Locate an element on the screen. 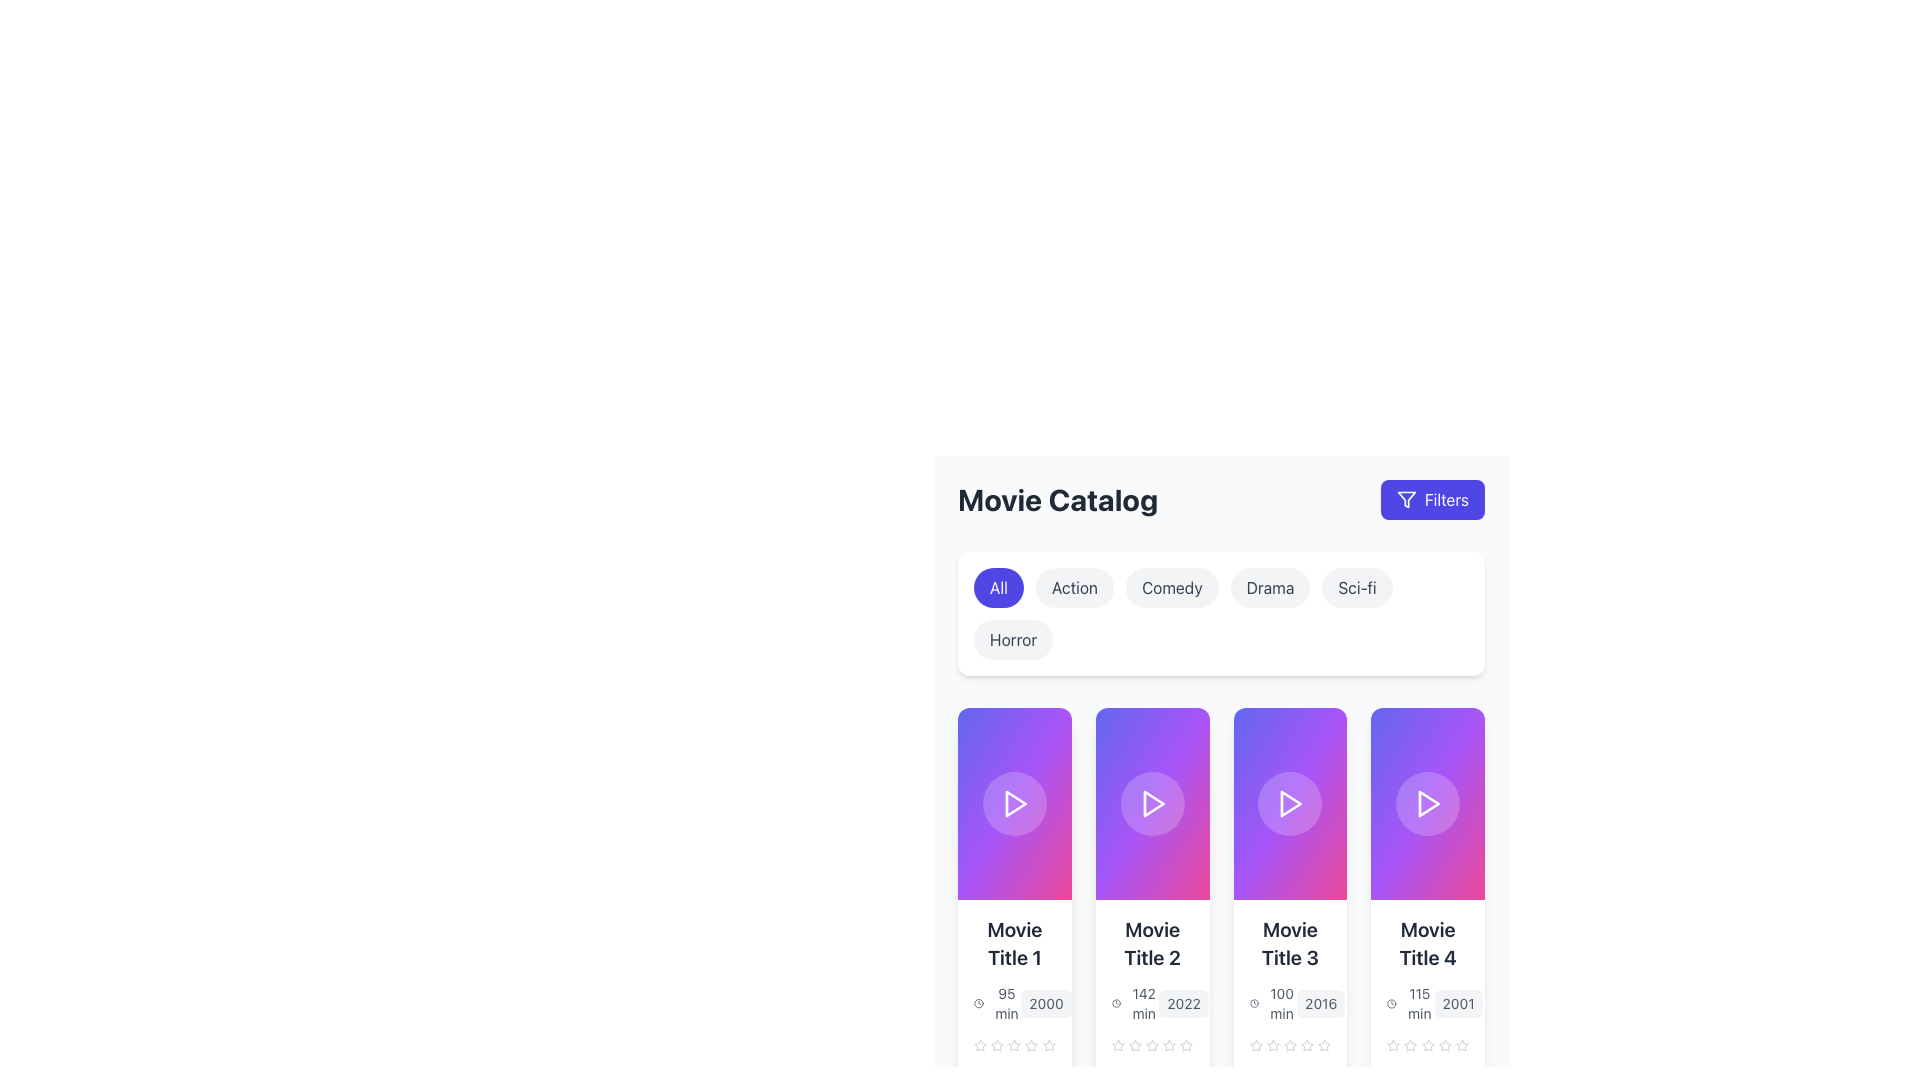 Image resolution: width=1920 pixels, height=1080 pixels. the funnel icon located within the purple rectangular button labeled 'Filters' at the top-right corner of the interface is located at coordinates (1405, 499).